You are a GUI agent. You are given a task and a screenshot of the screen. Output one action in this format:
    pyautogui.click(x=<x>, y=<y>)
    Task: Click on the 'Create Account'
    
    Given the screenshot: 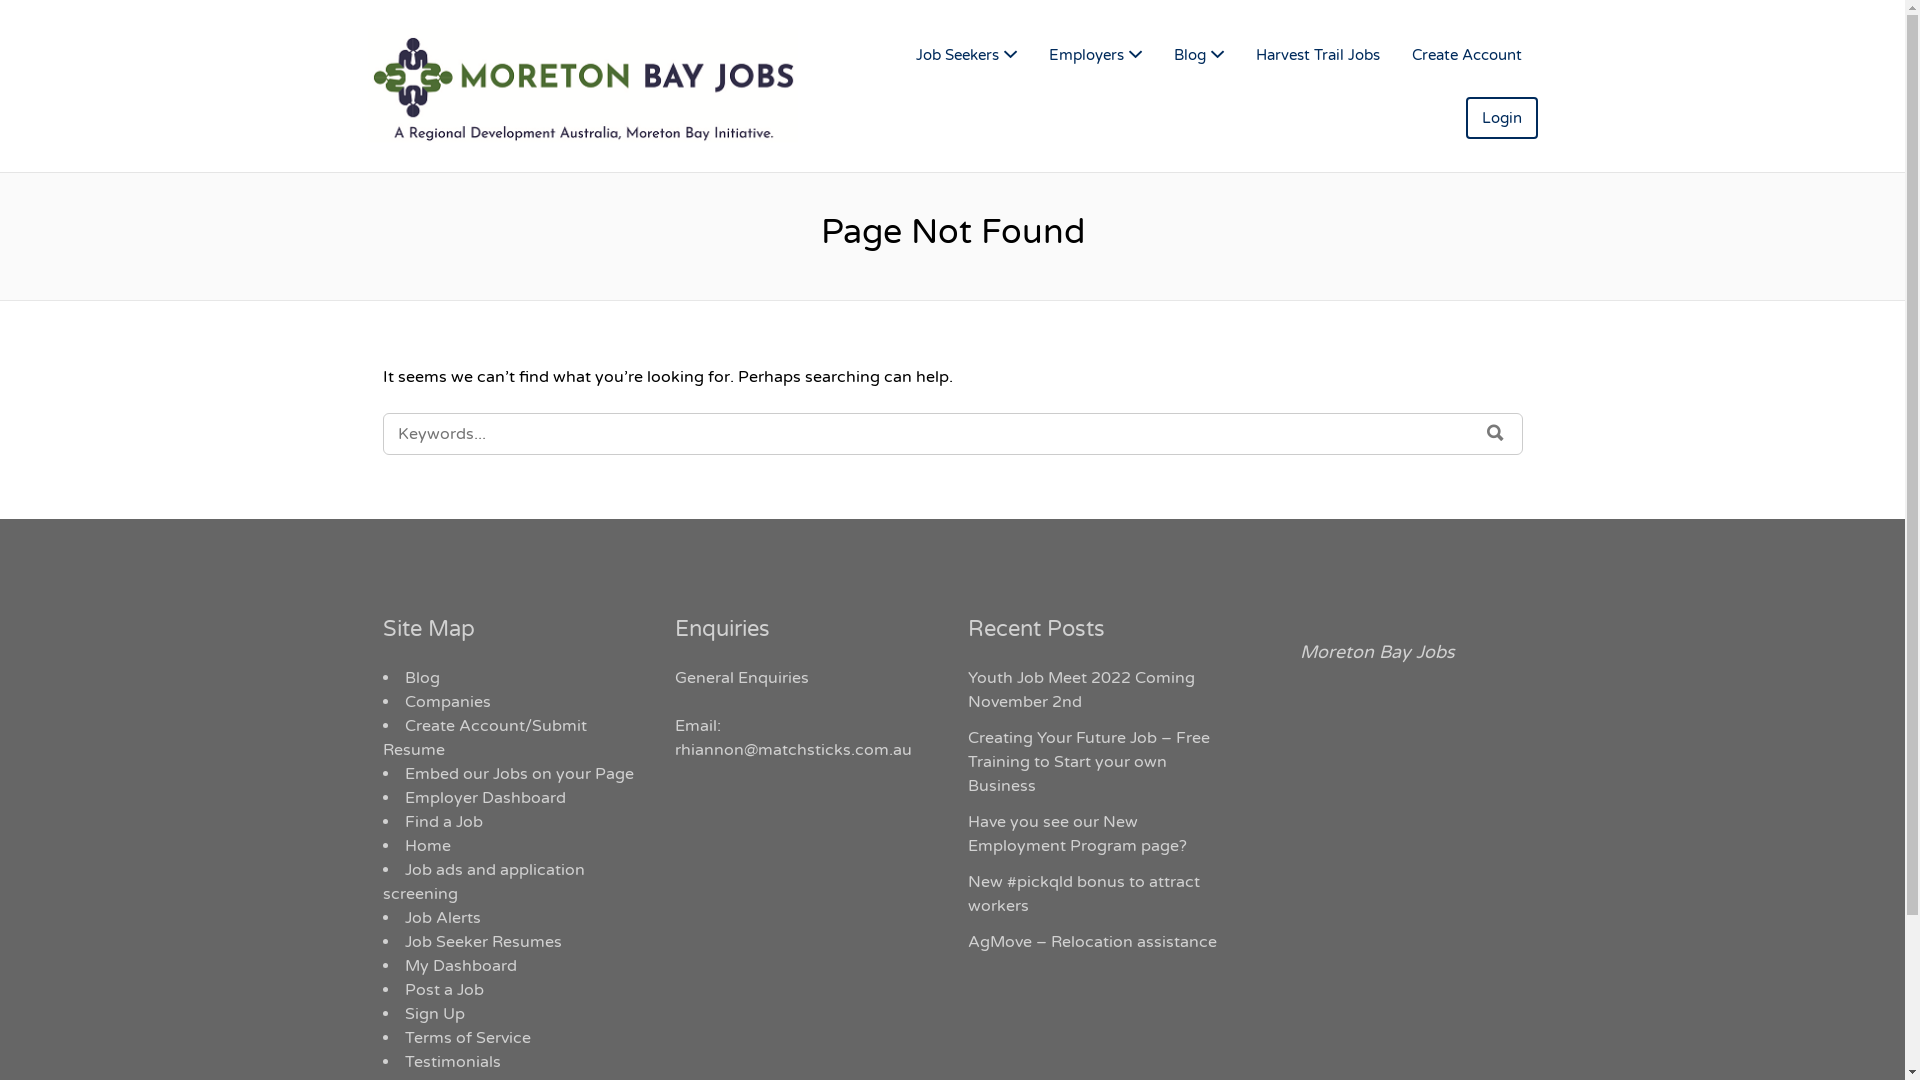 What is the action you would take?
    pyautogui.click(x=1467, y=54)
    